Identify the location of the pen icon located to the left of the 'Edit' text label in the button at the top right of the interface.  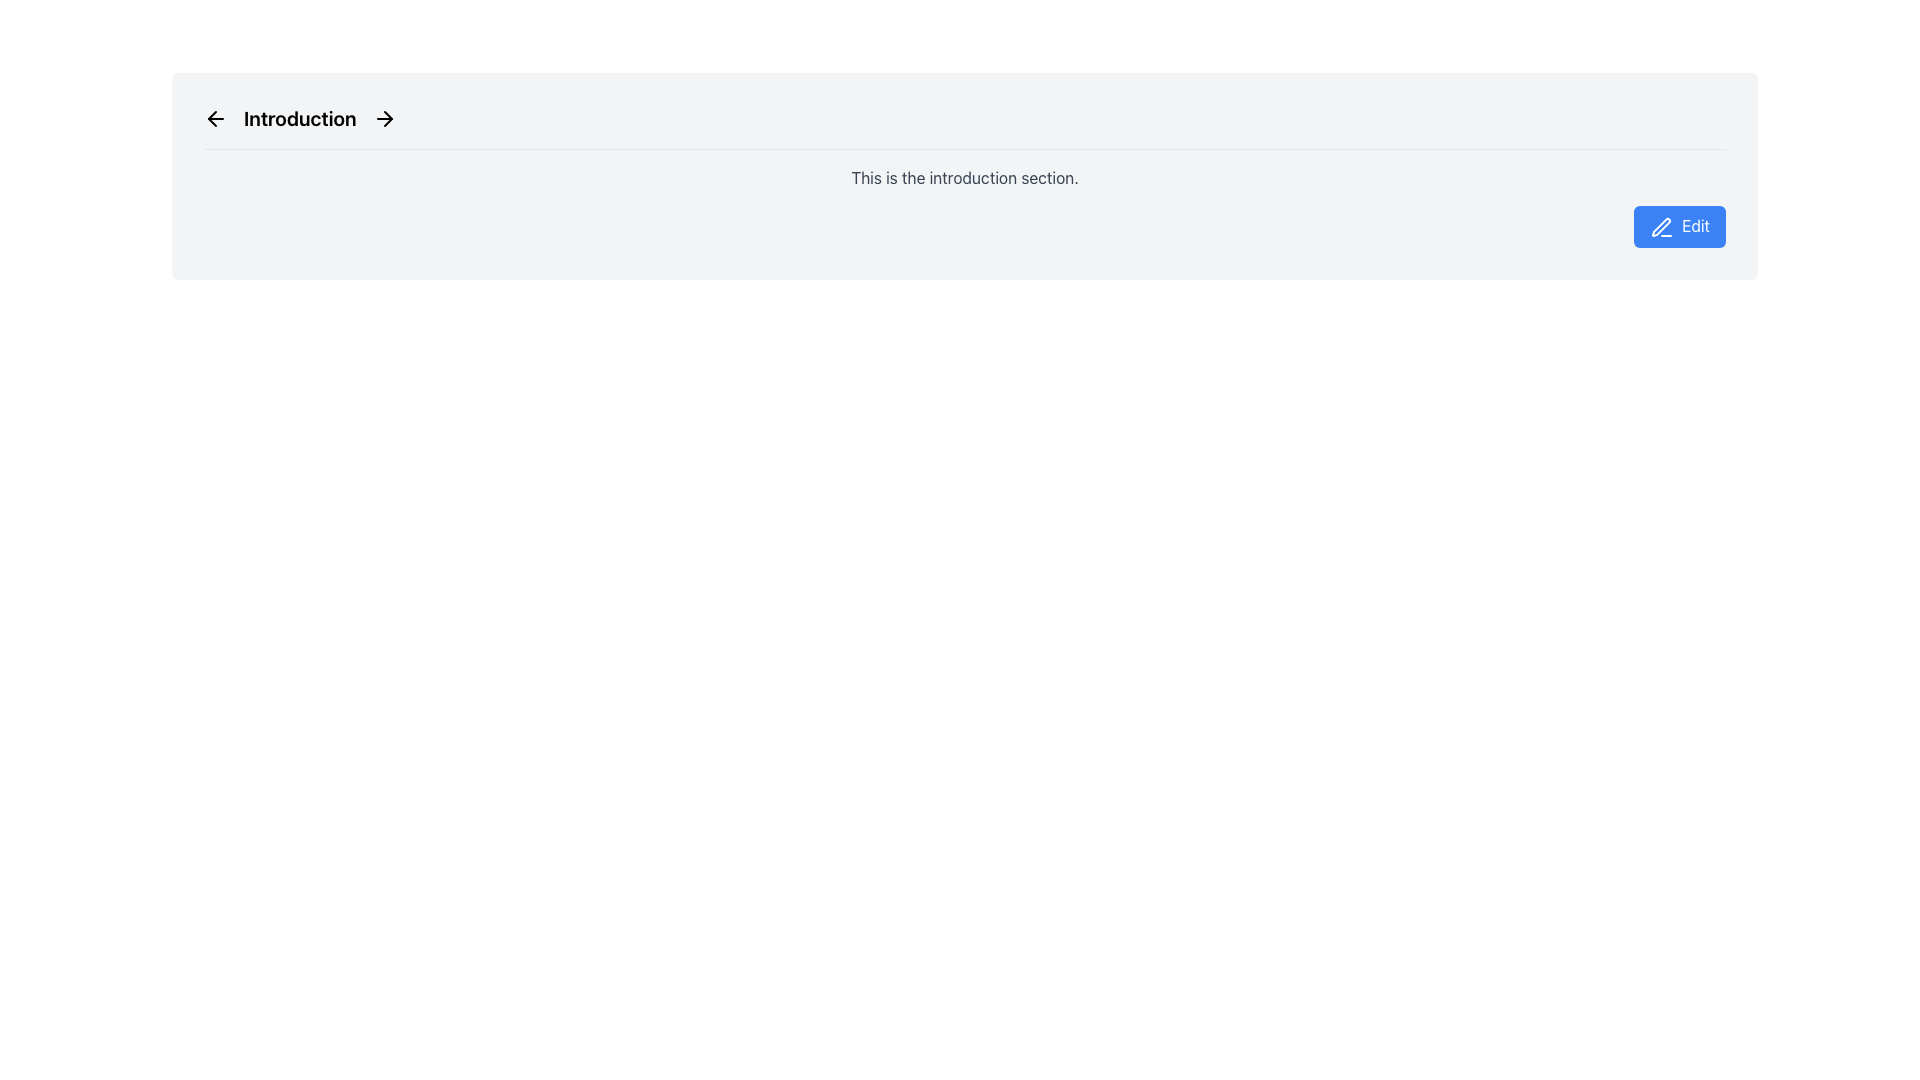
(1661, 226).